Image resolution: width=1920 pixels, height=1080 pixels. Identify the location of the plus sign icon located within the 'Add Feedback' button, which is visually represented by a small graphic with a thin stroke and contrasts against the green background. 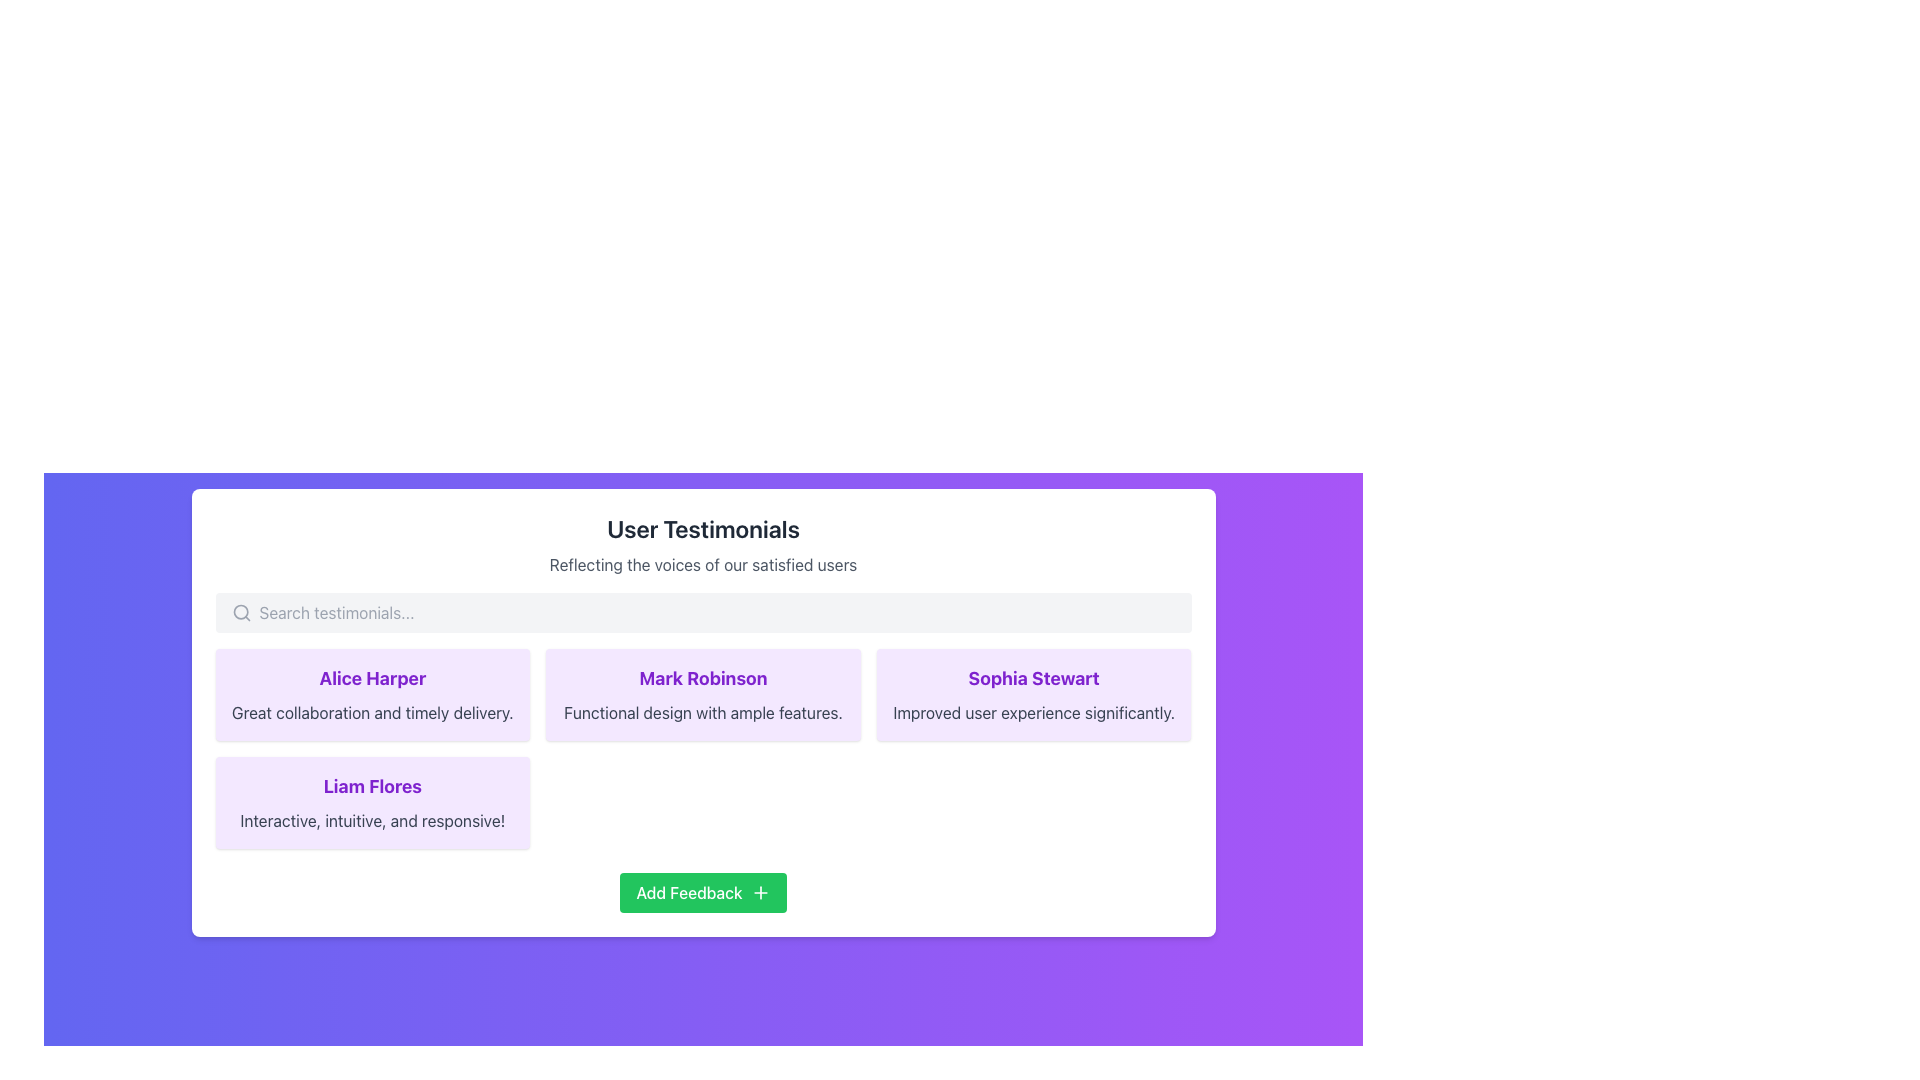
(759, 892).